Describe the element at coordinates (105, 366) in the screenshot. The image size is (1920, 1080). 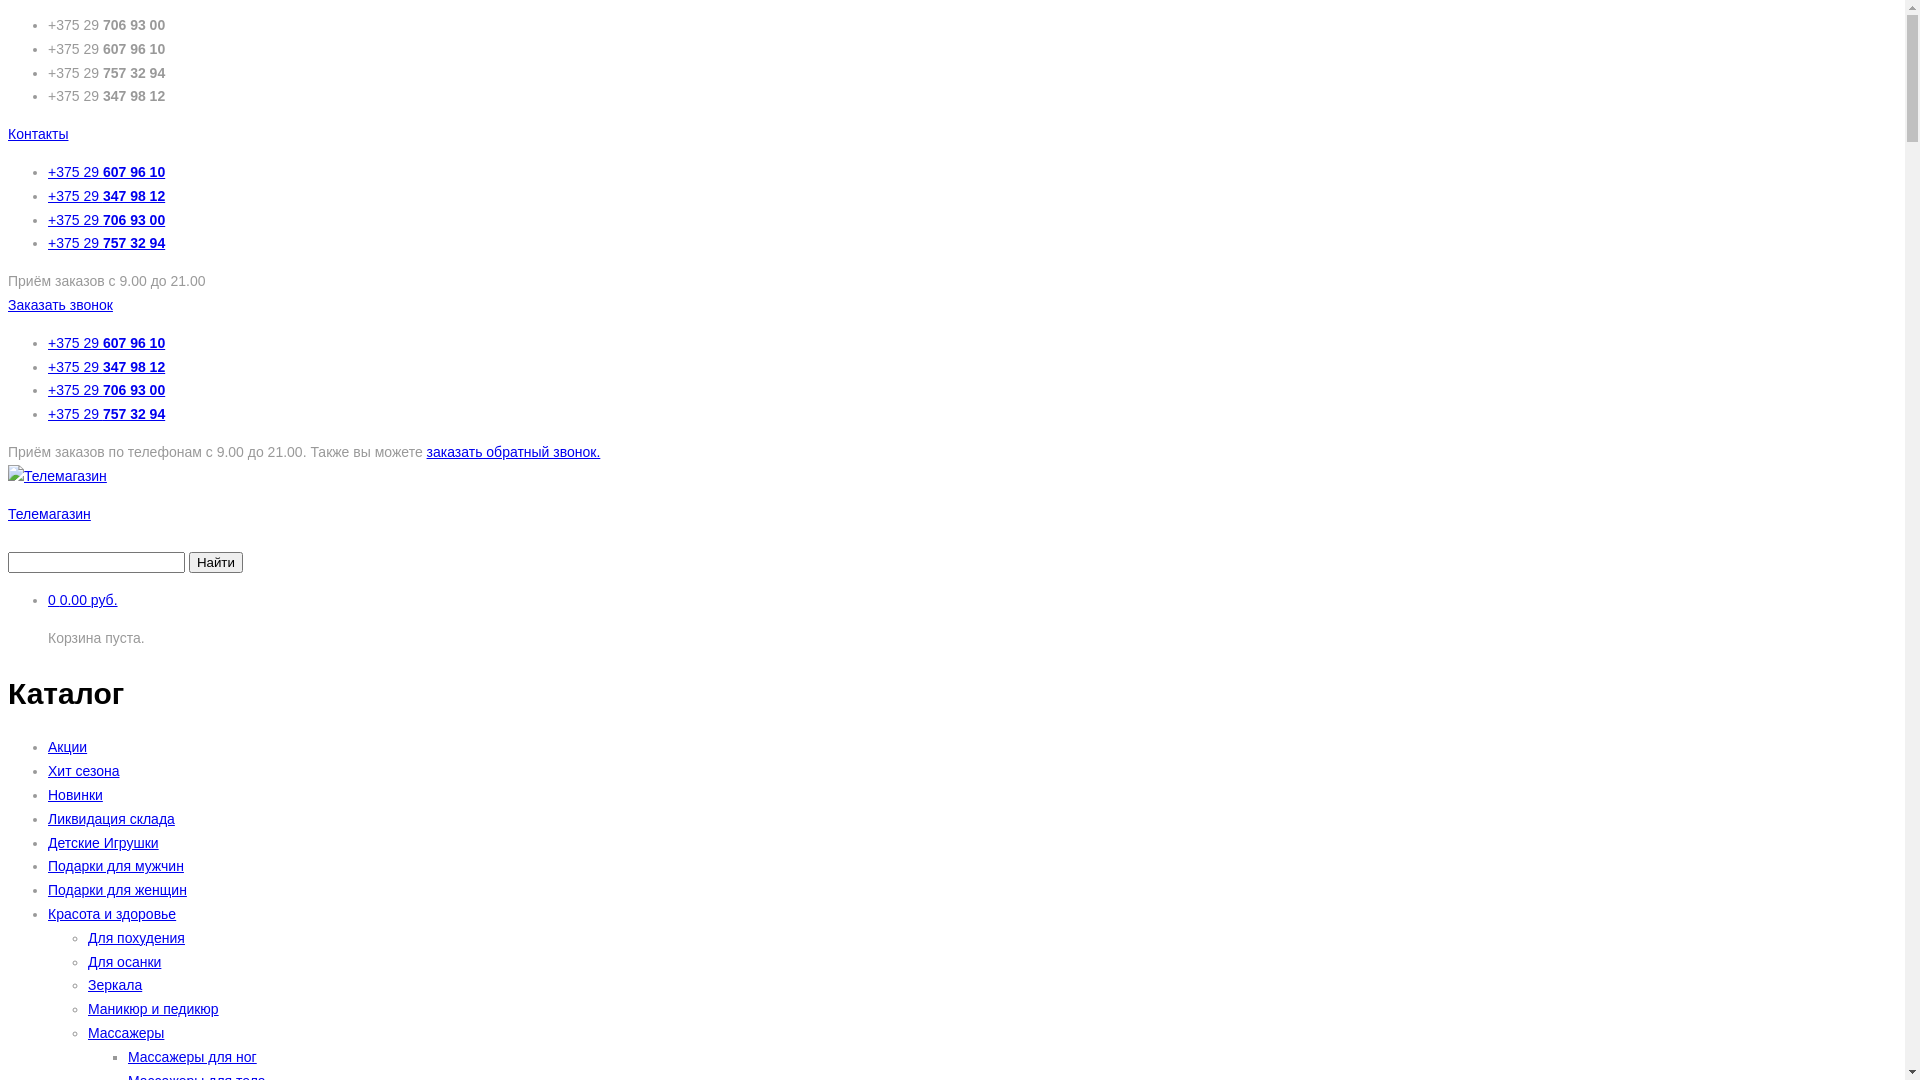
I see `'+375 29 347 98 12'` at that location.